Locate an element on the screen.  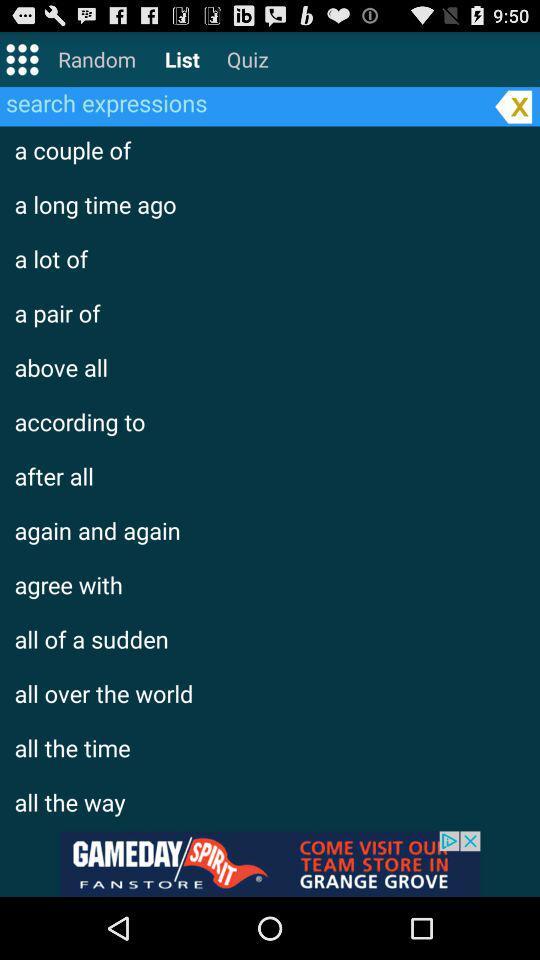
advertisement is located at coordinates (270, 863).